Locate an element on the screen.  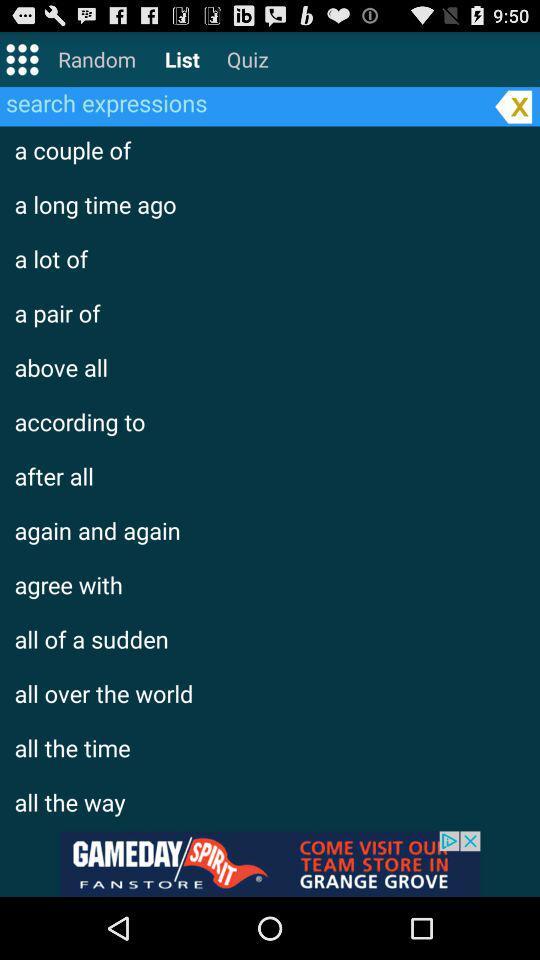
advertisement is located at coordinates (270, 863).